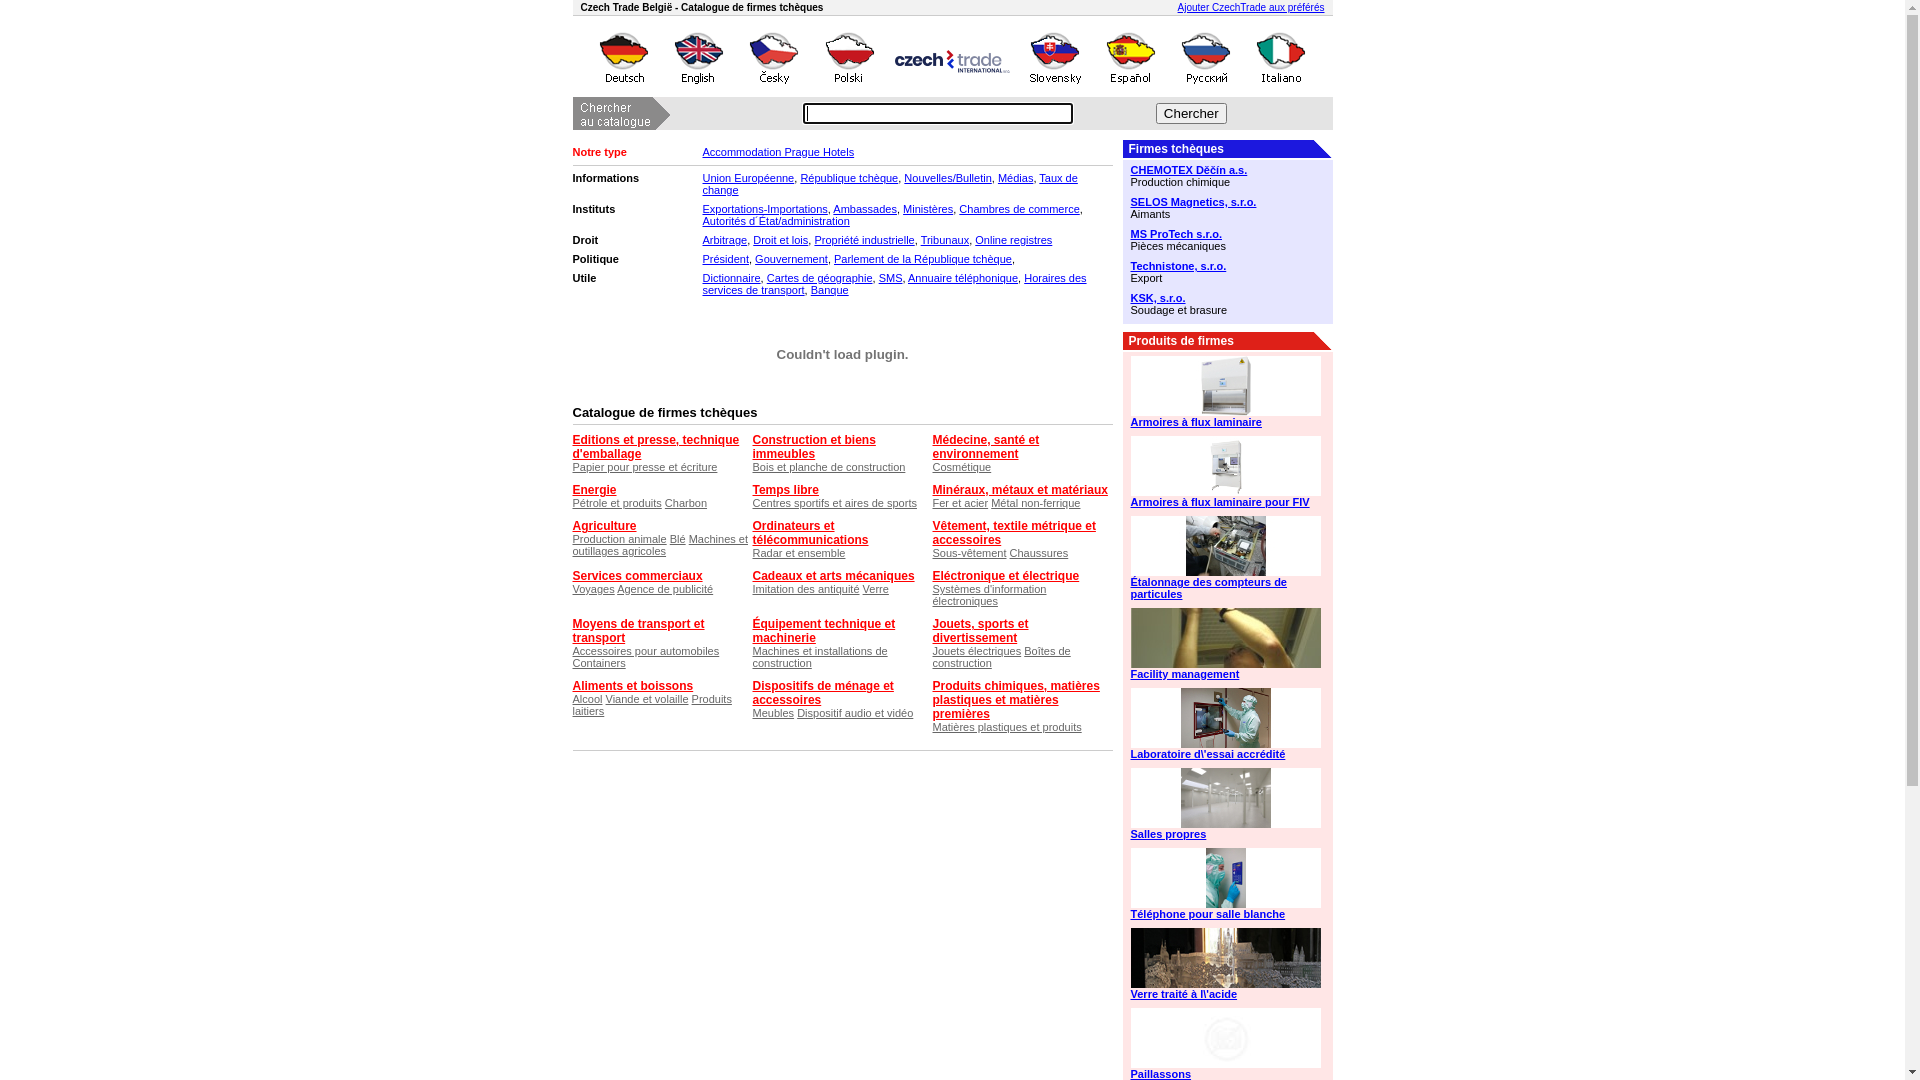  What do you see at coordinates (686, 501) in the screenshot?
I see `'Charbon'` at bounding box center [686, 501].